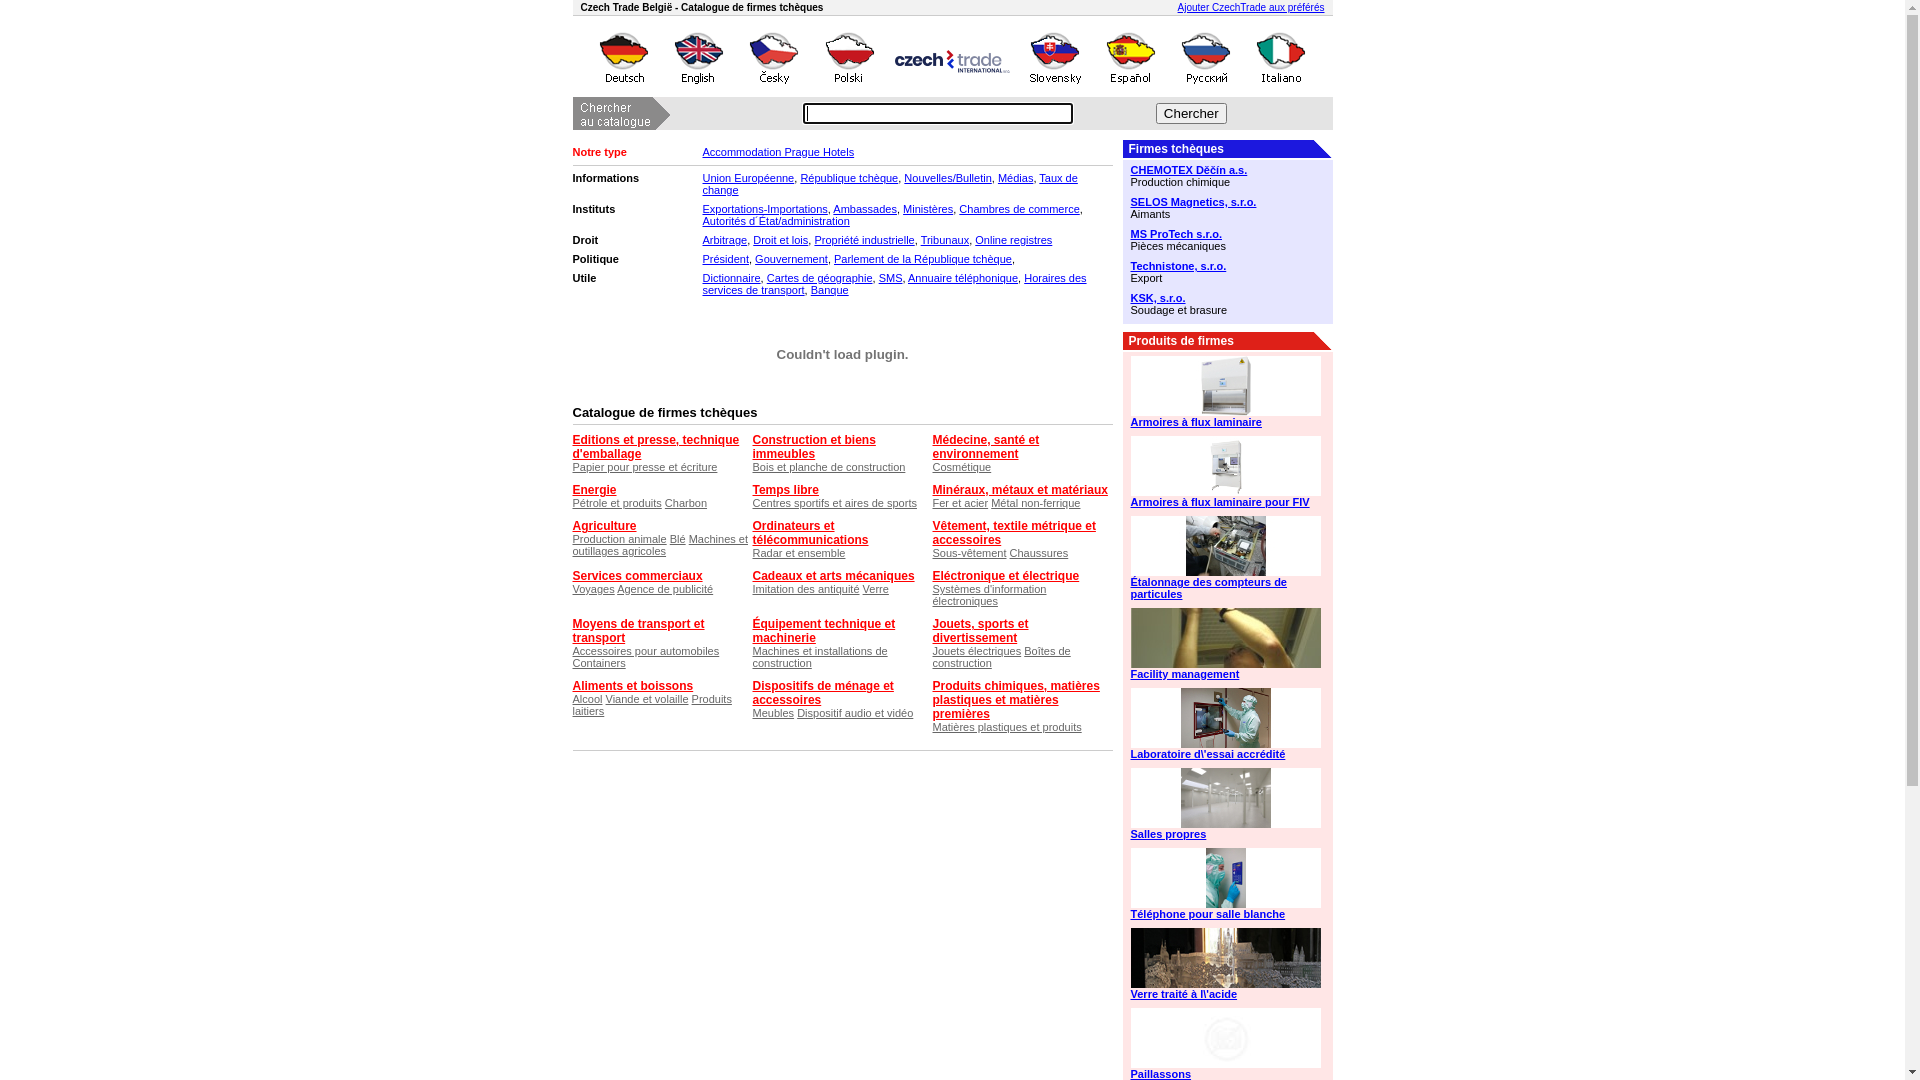  What do you see at coordinates (686, 501) in the screenshot?
I see `'Charbon'` at bounding box center [686, 501].